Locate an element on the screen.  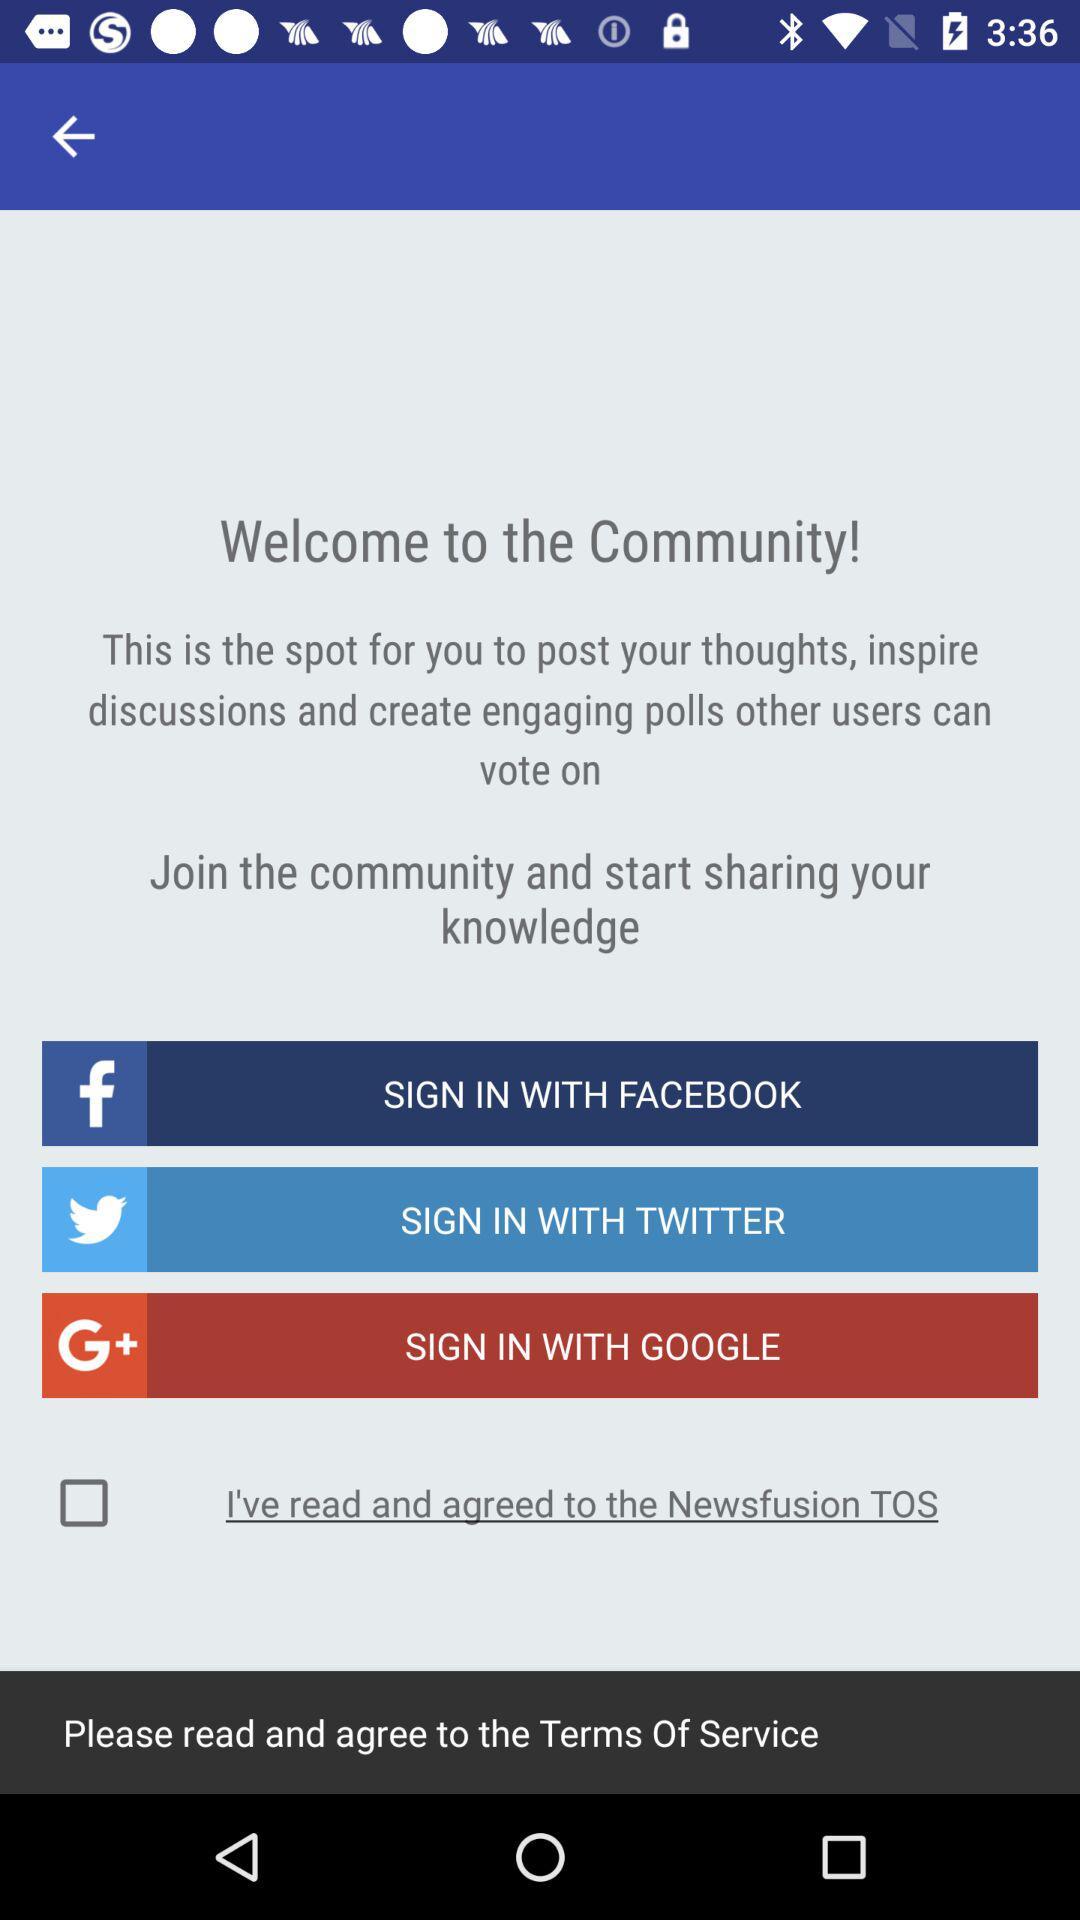
the i ve read icon is located at coordinates (582, 1502).